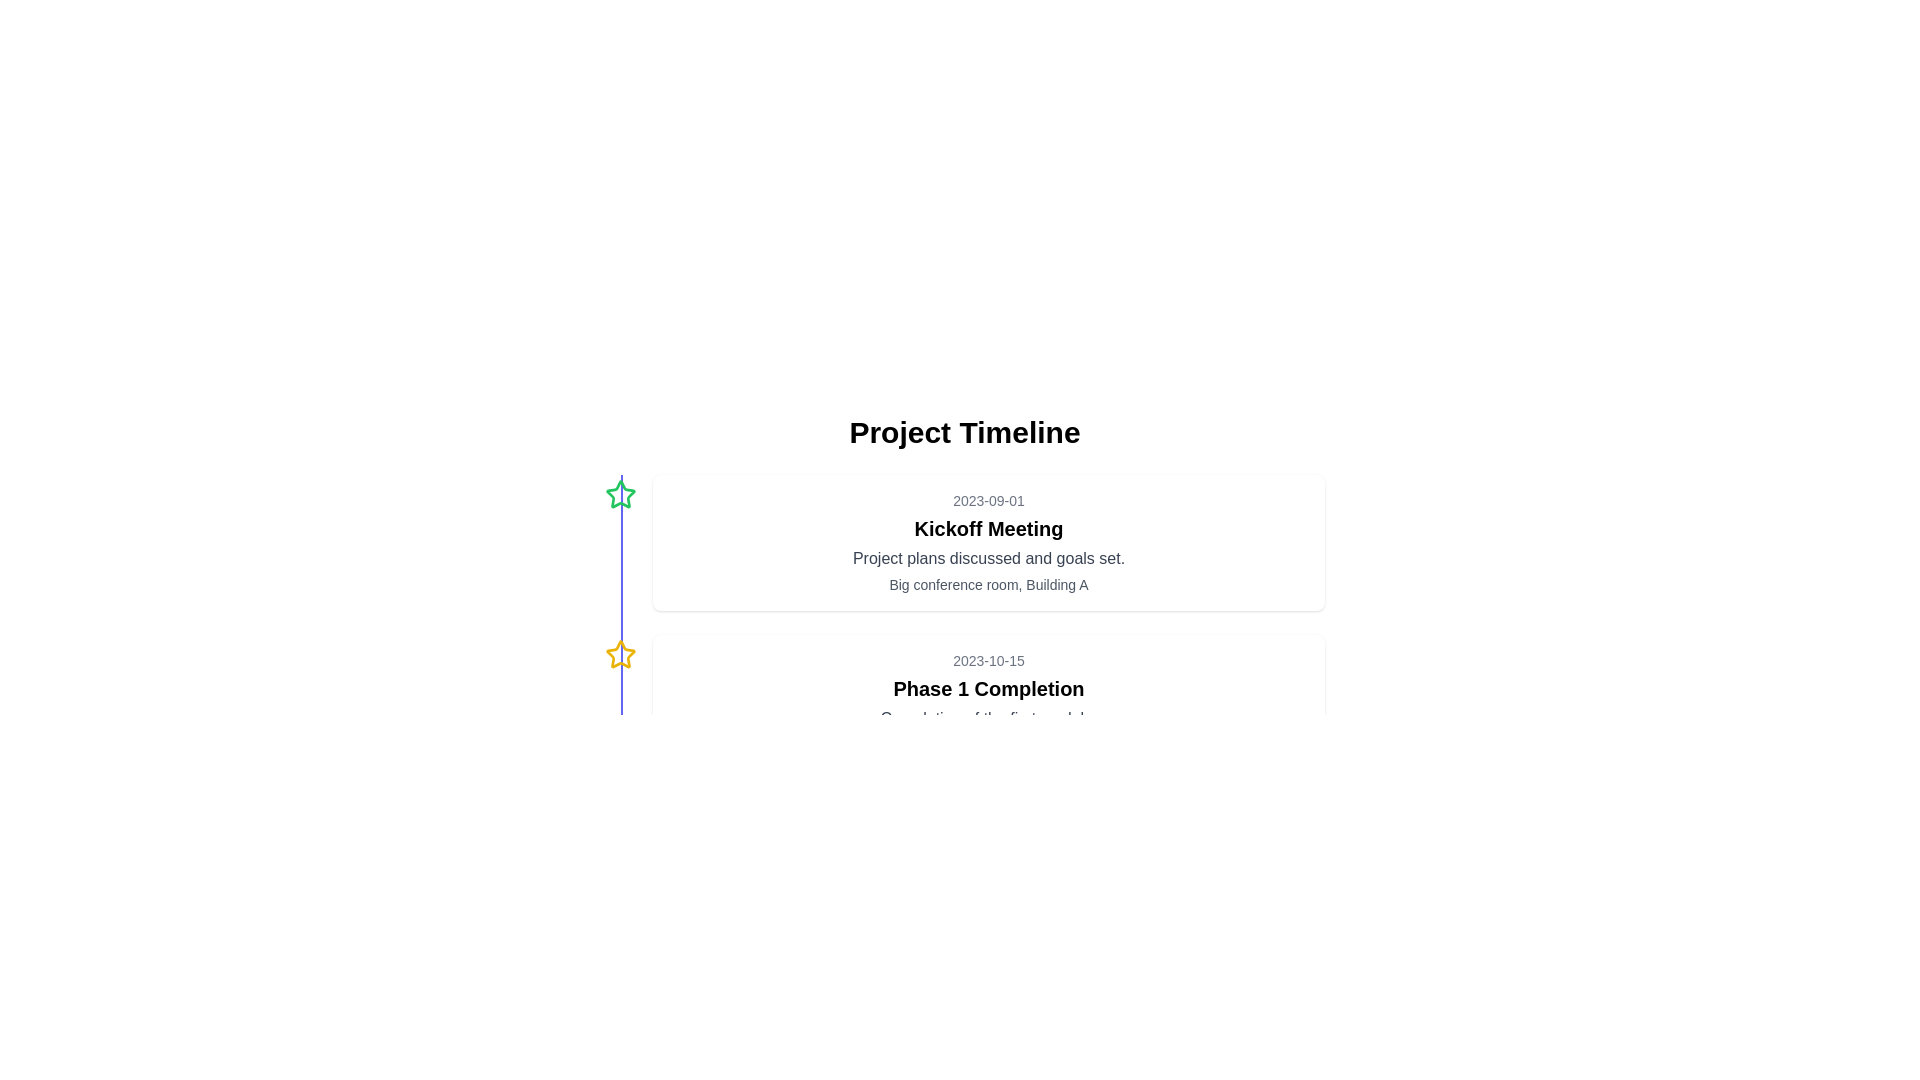 This screenshot has height=1080, width=1920. I want to click on the headline text element summarizing the event, located directly beneath the date '2023-10-15' and above the description text 'Completion of the first module', so click(988, 688).